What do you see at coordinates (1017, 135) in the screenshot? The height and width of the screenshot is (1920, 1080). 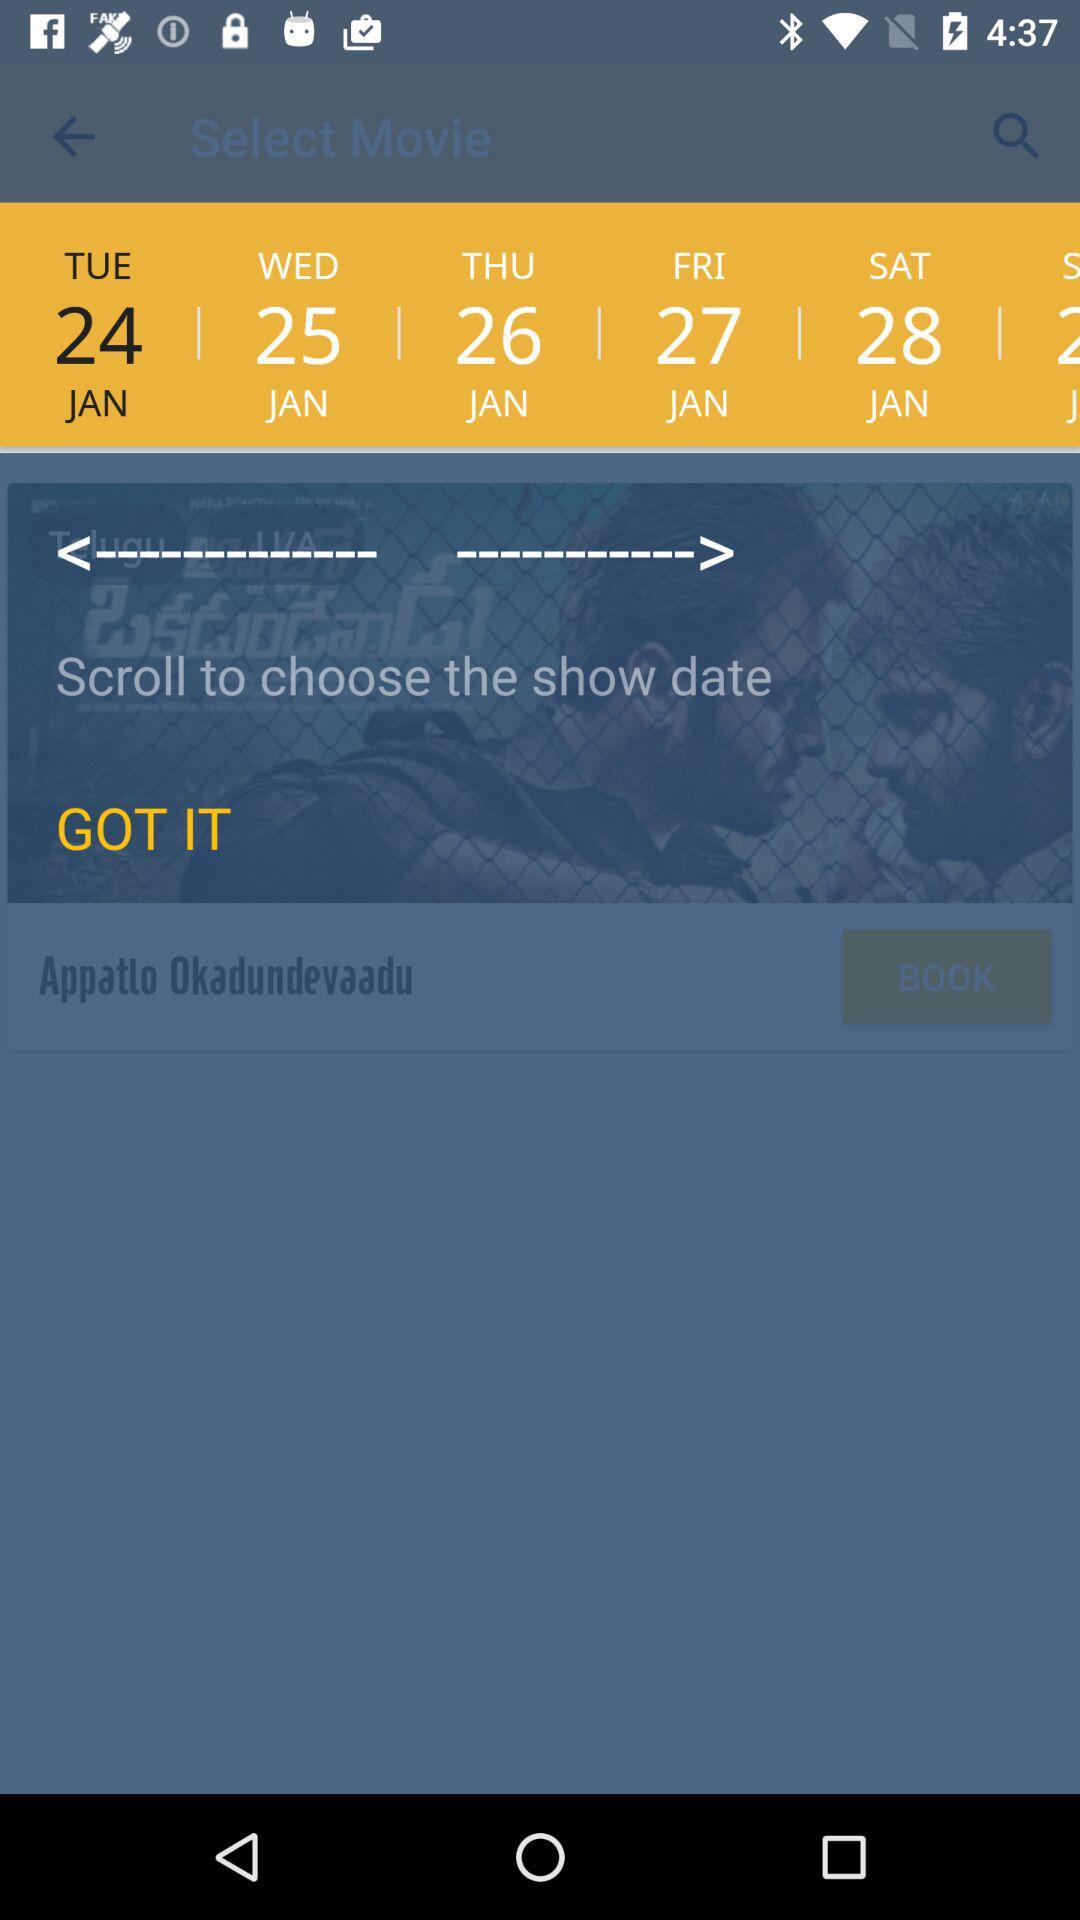 I see `the app next to the select movie app` at bounding box center [1017, 135].